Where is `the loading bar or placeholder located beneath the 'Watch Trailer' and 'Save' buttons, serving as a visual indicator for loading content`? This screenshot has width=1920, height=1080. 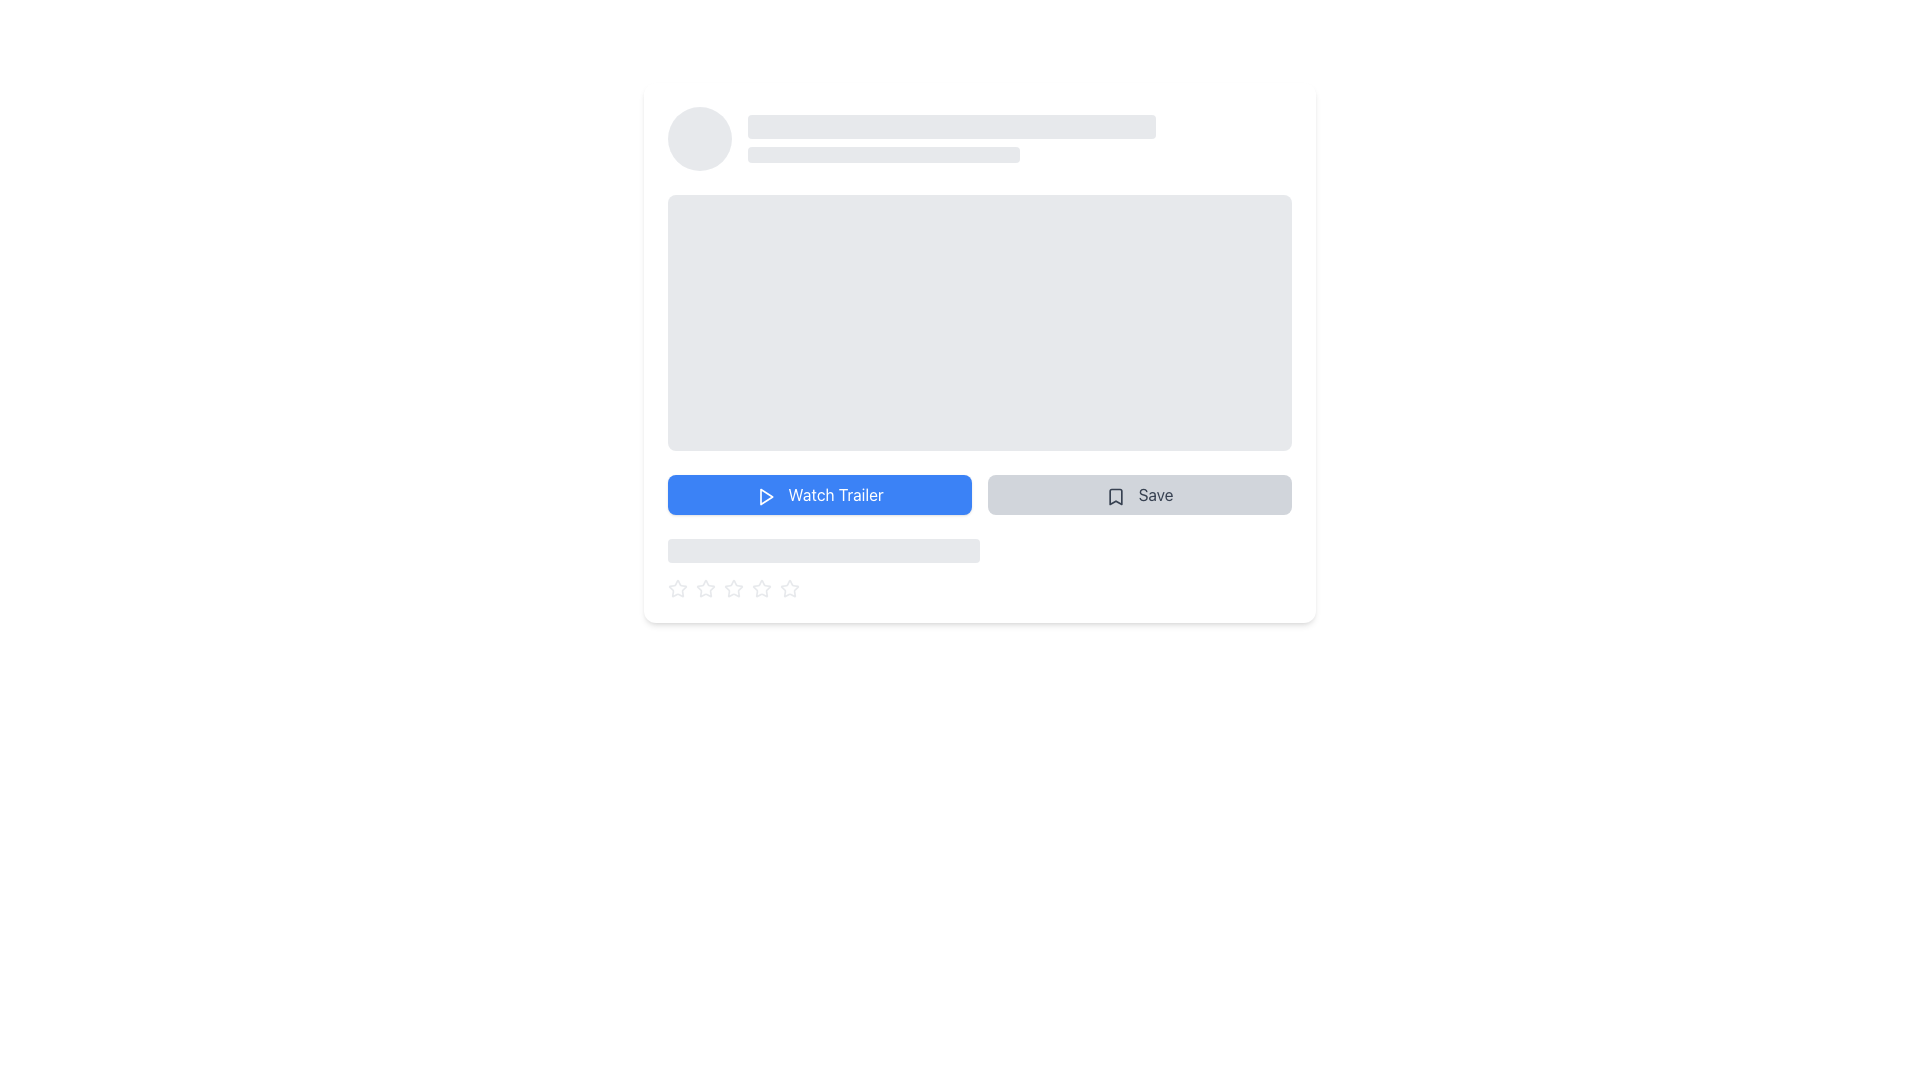 the loading bar or placeholder located beneath the 'Watch Trailer' and 'Save' buttons, serving as a visual indicator for loading content is located at coordinates (824, 551).